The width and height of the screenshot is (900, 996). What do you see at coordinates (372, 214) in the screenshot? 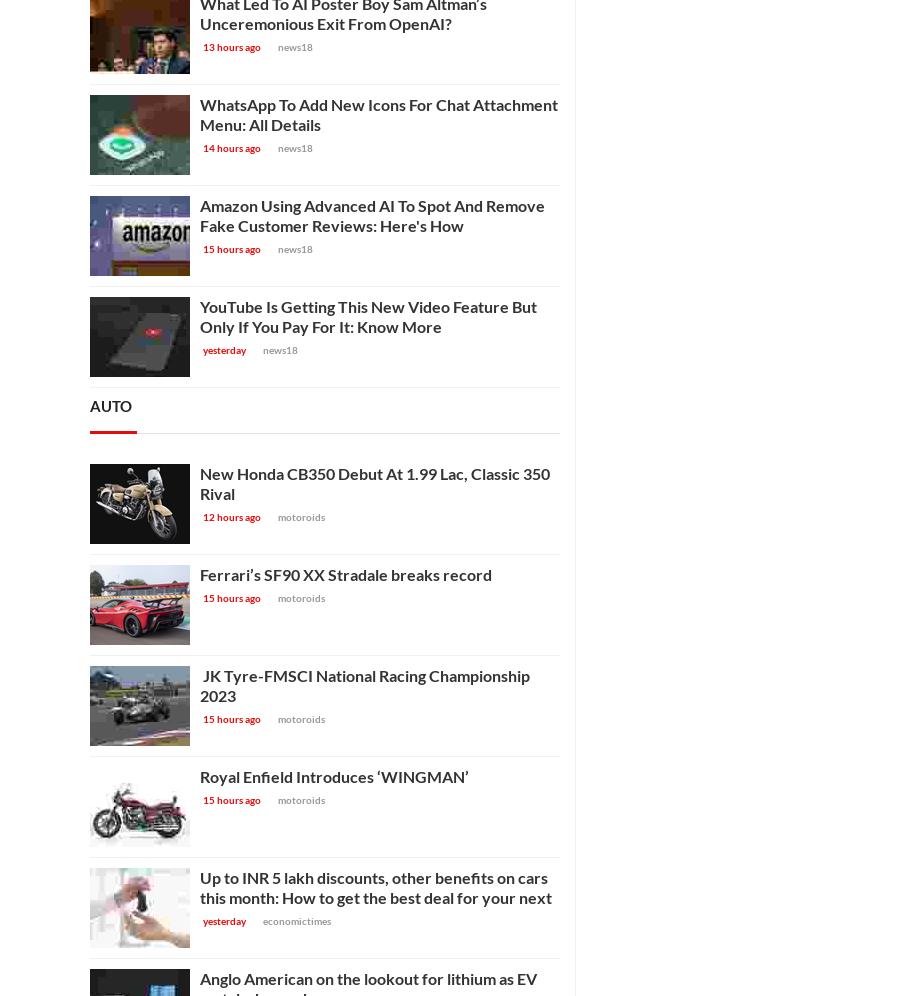
I see `'Amazon Using Advanced AI To Spot And Remove Fake Customer Reviews: Here's How'` at bounding box center [372, 214].